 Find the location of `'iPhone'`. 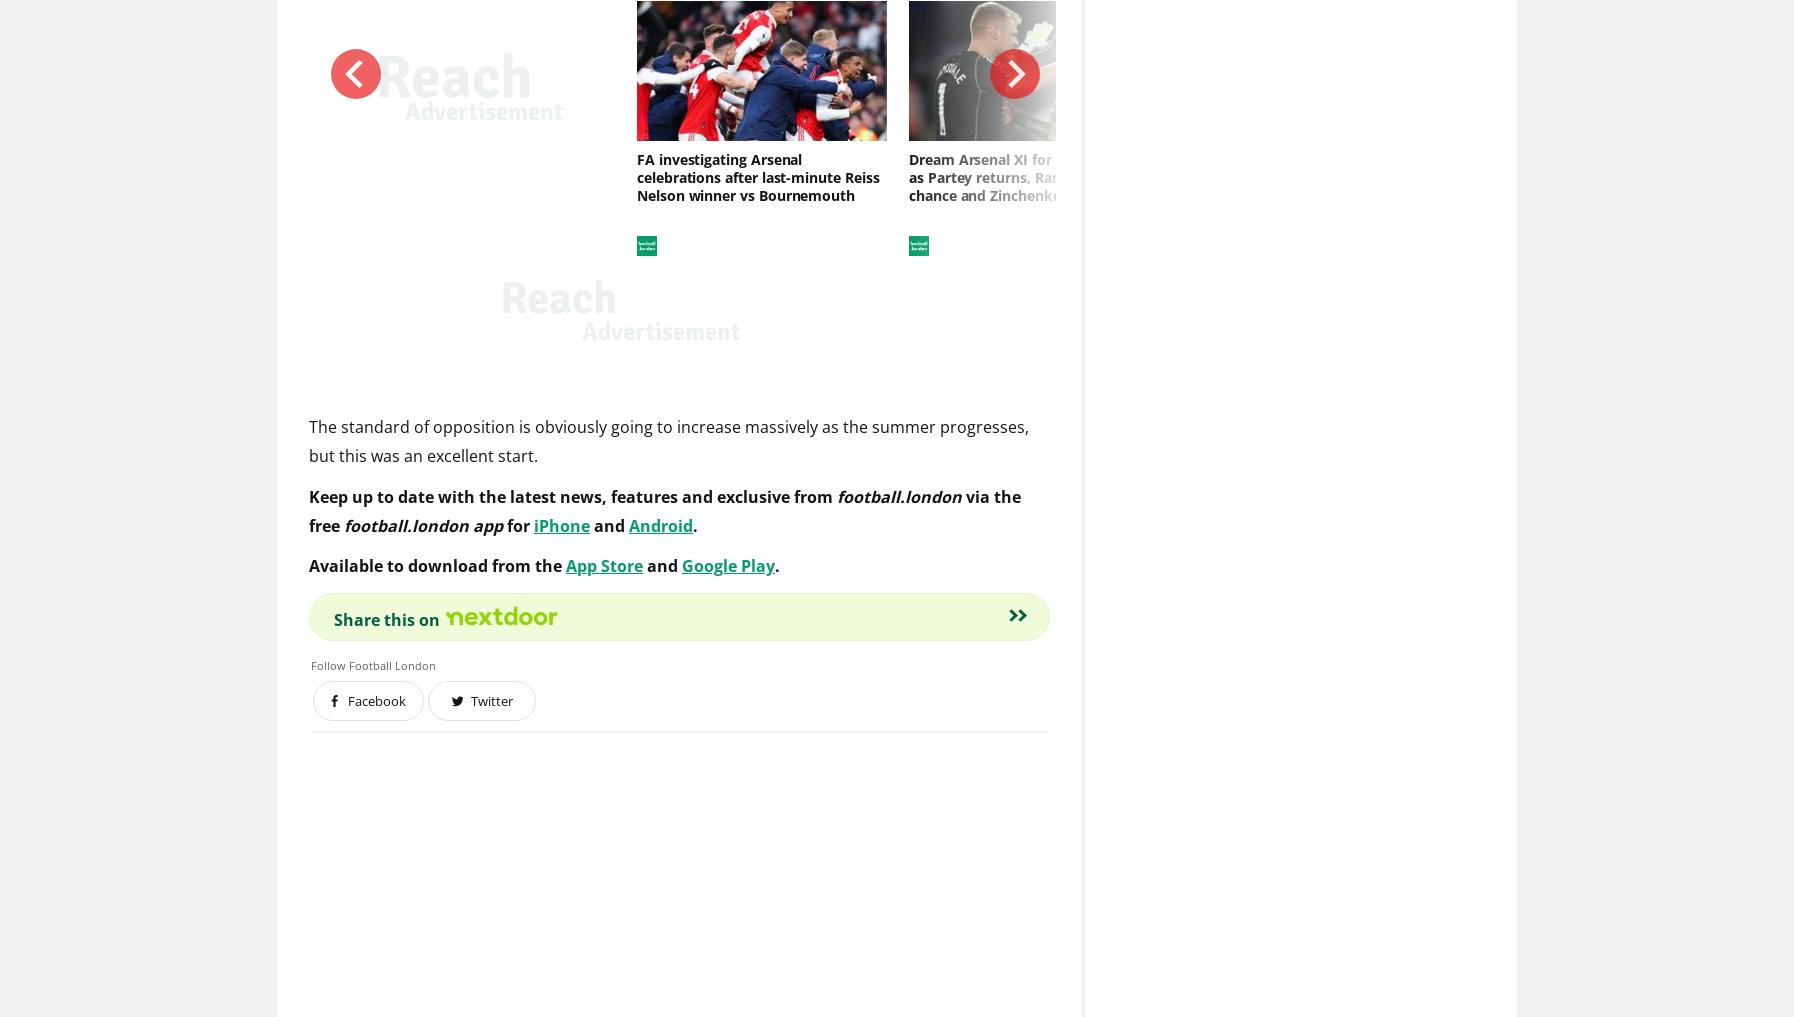

'iPhone' is located at coordinates (562, 528).